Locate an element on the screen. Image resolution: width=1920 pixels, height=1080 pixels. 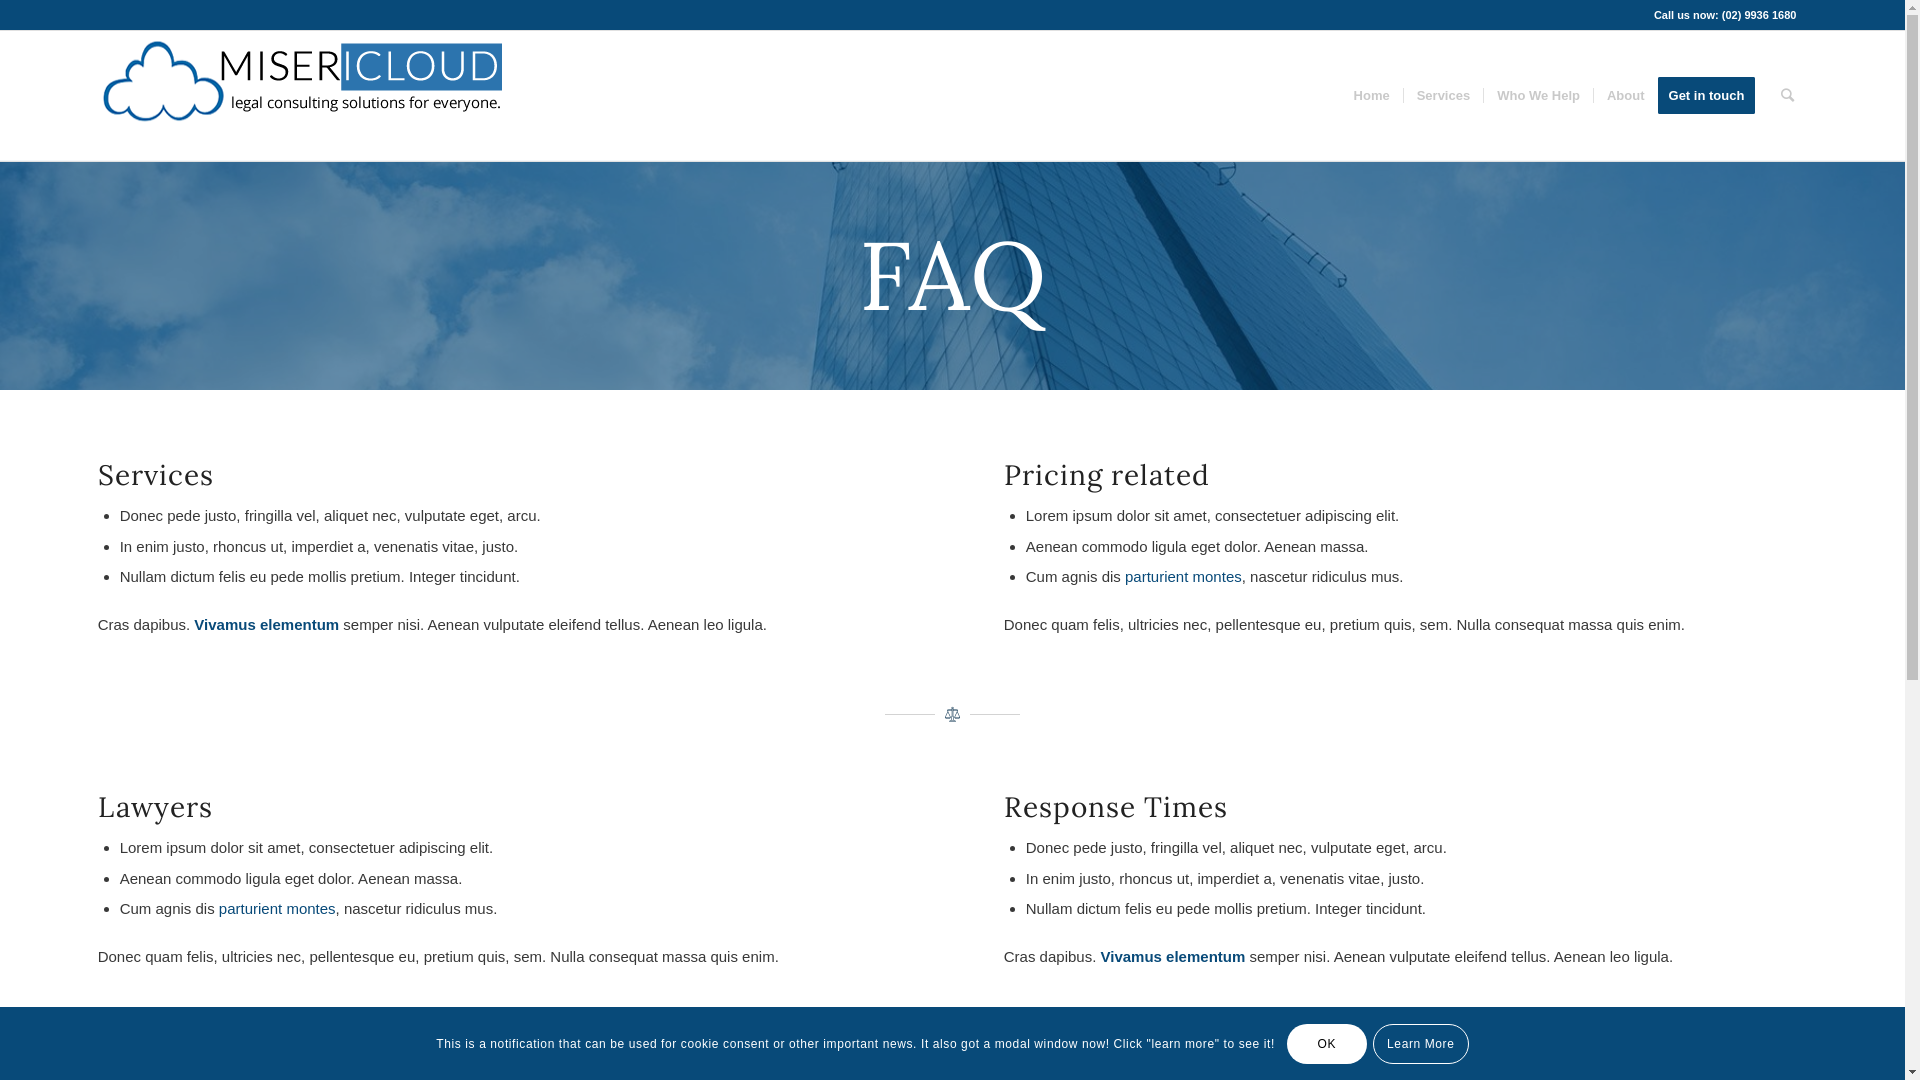
'Home' is located at coordinates (1371, 96).